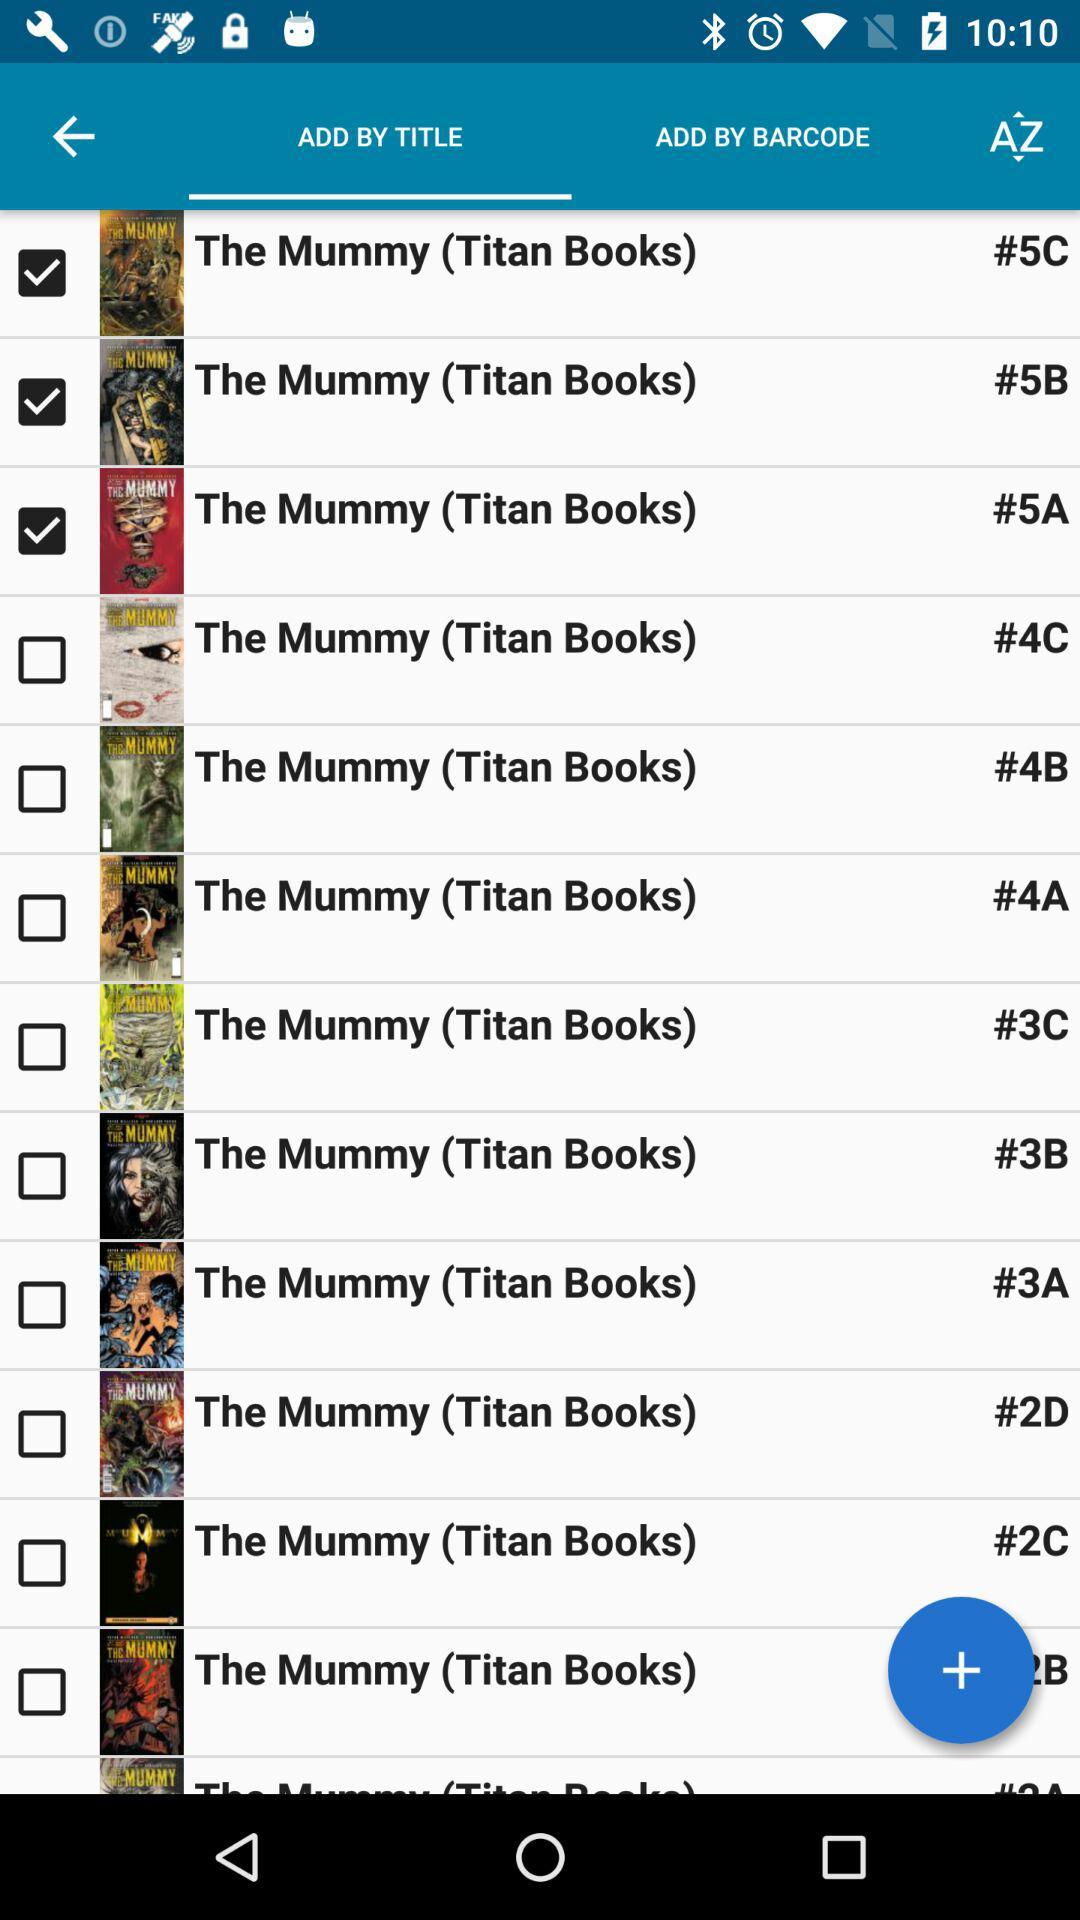 Image resolution: width=1080 pixels, height=1920 pixels. I want to click on titles, so click(960, 1670).